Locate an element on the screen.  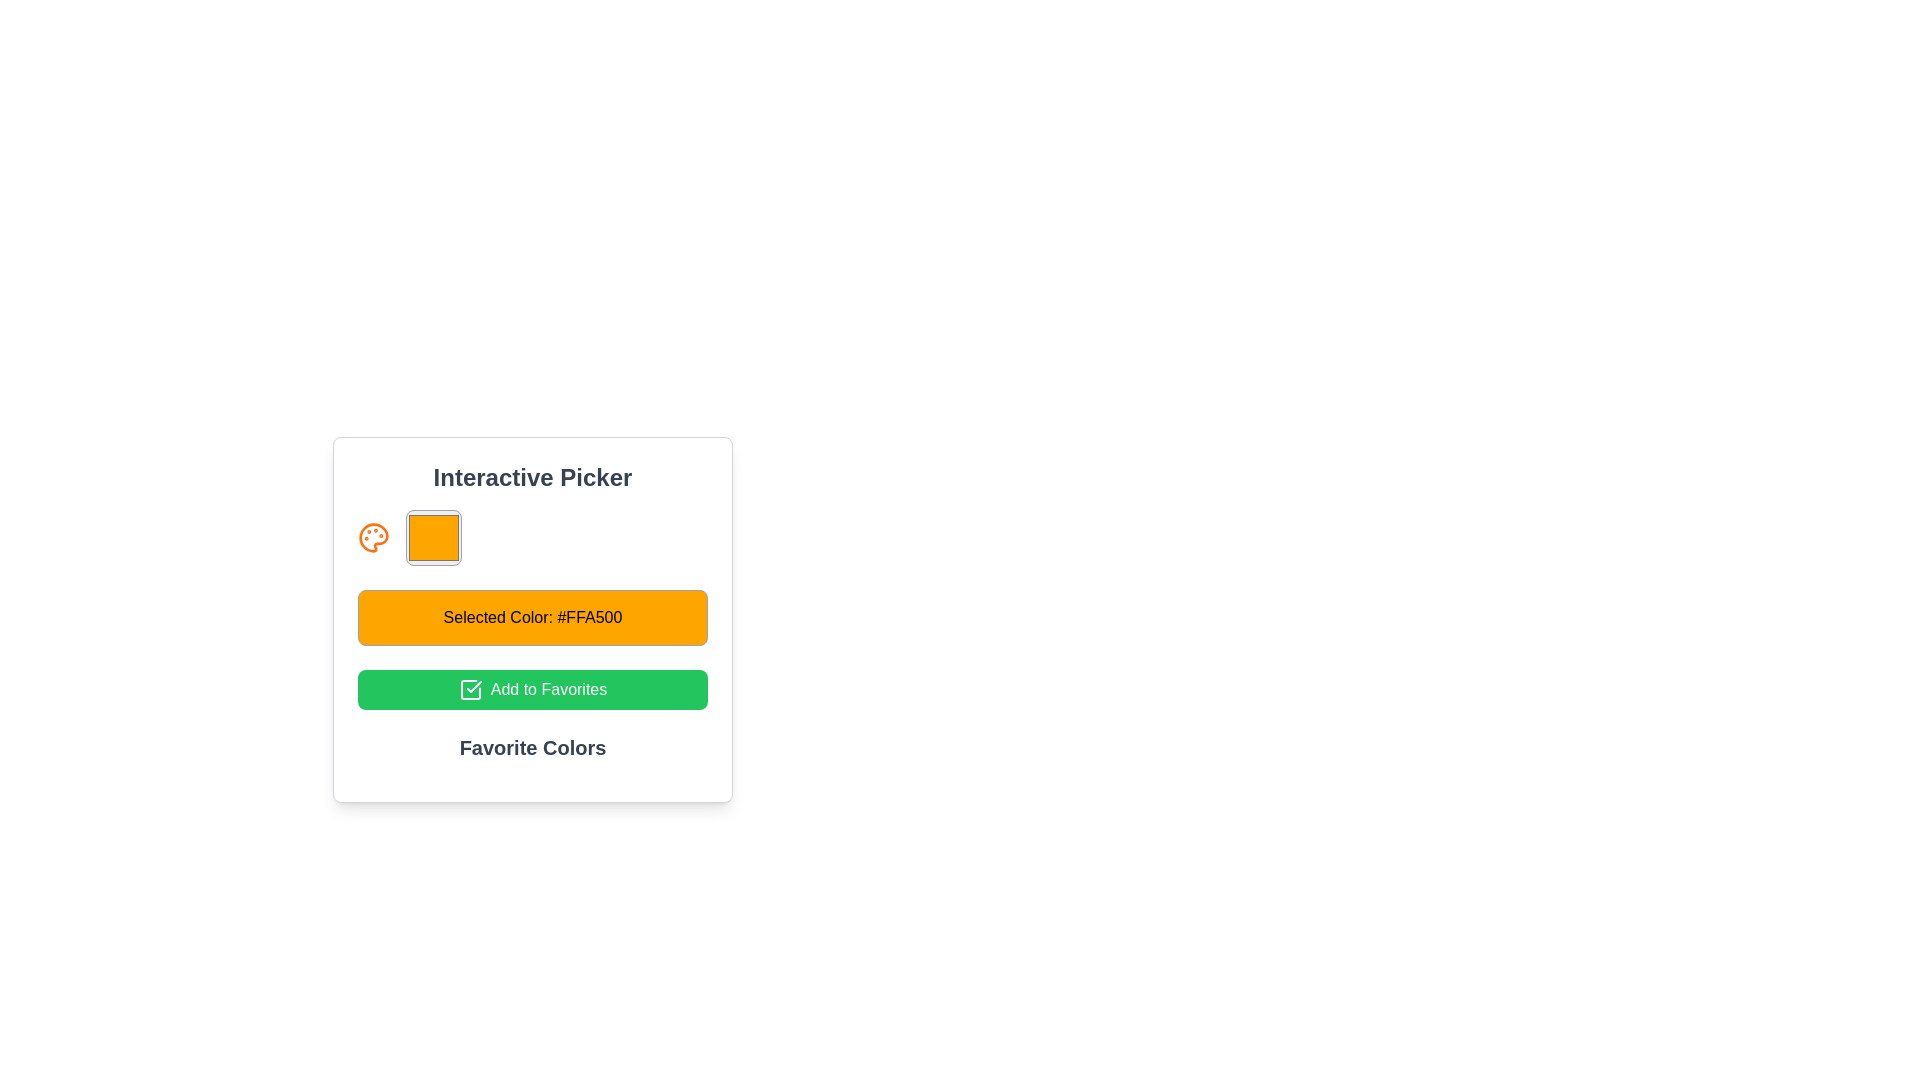
the Color display section located beneath the title 'Interactive Picker' and above the 'Selected Color' section by clicking on it is located at coordinates (532, 536).